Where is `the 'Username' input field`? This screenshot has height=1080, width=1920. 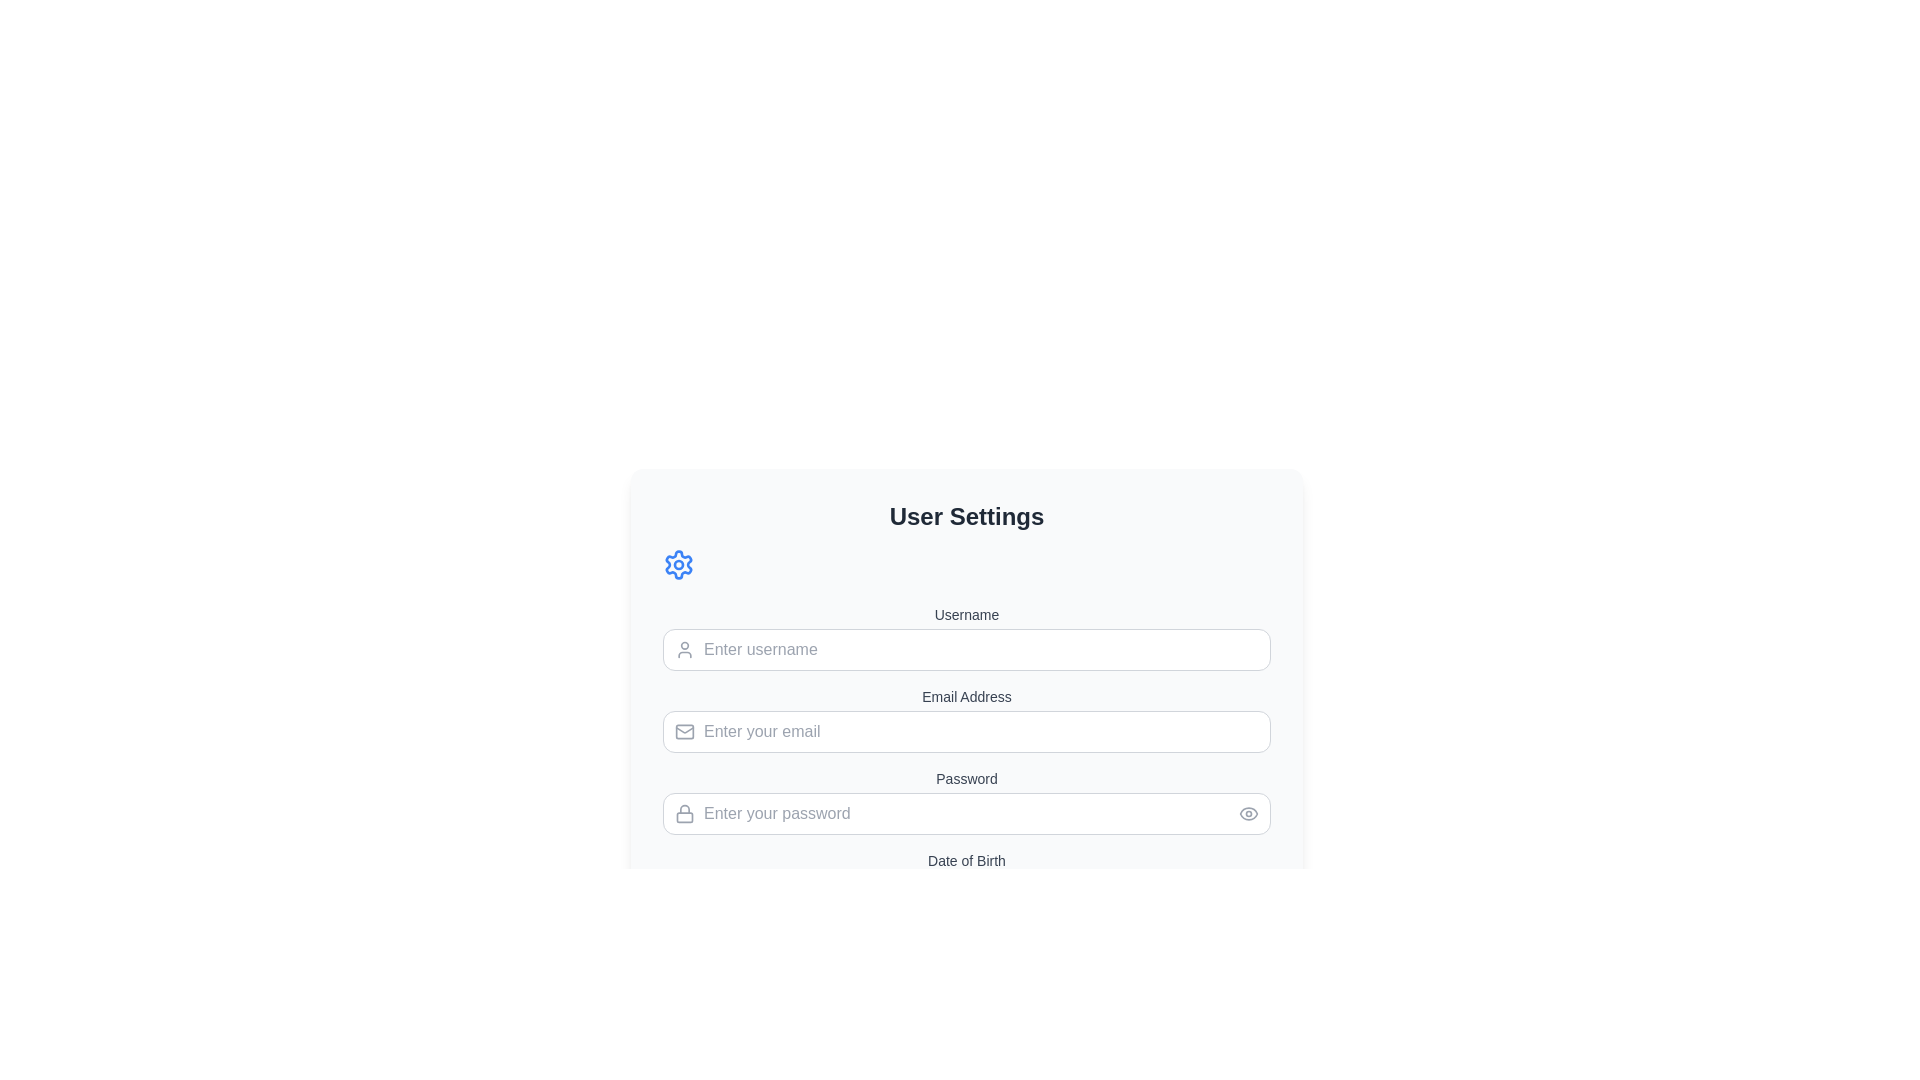 the 'Username' input field is located at coordinates (966, 637).